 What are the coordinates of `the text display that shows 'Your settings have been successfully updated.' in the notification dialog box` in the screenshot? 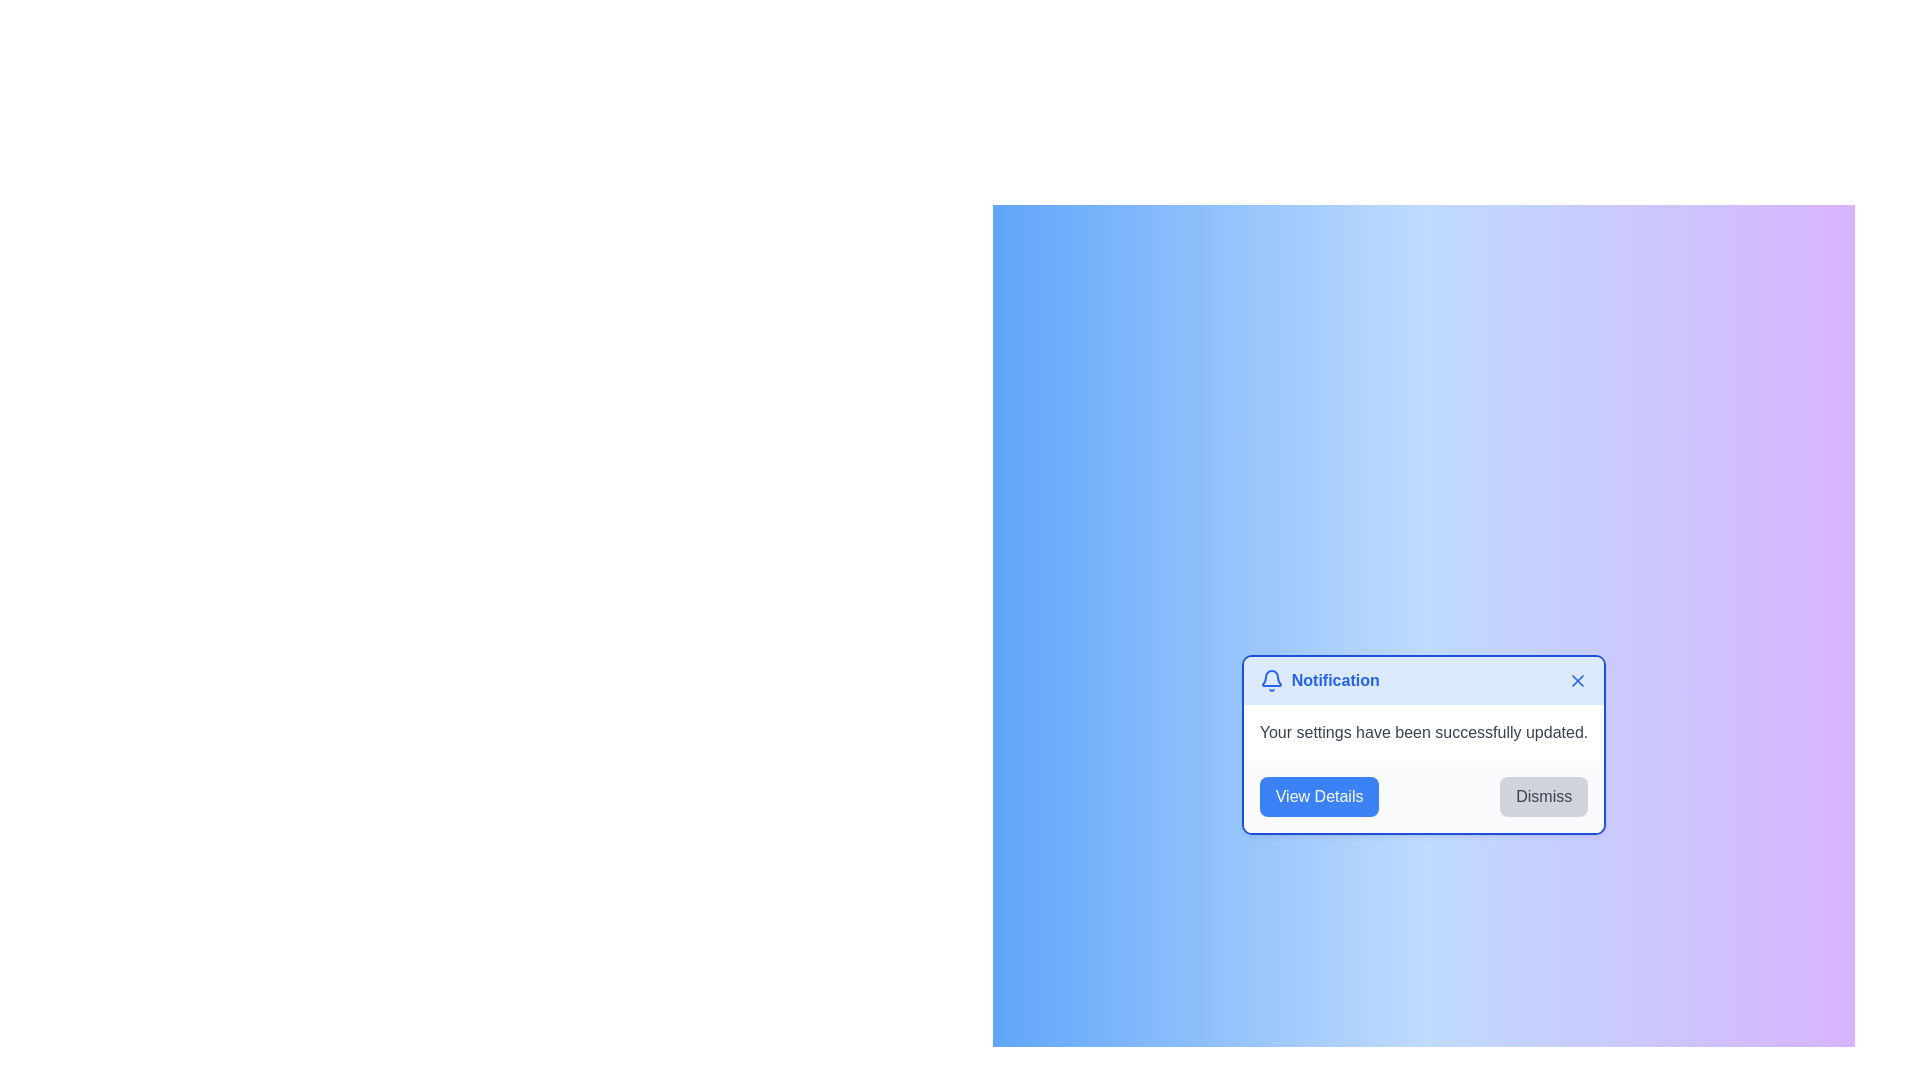 It's located at (1423, 732).